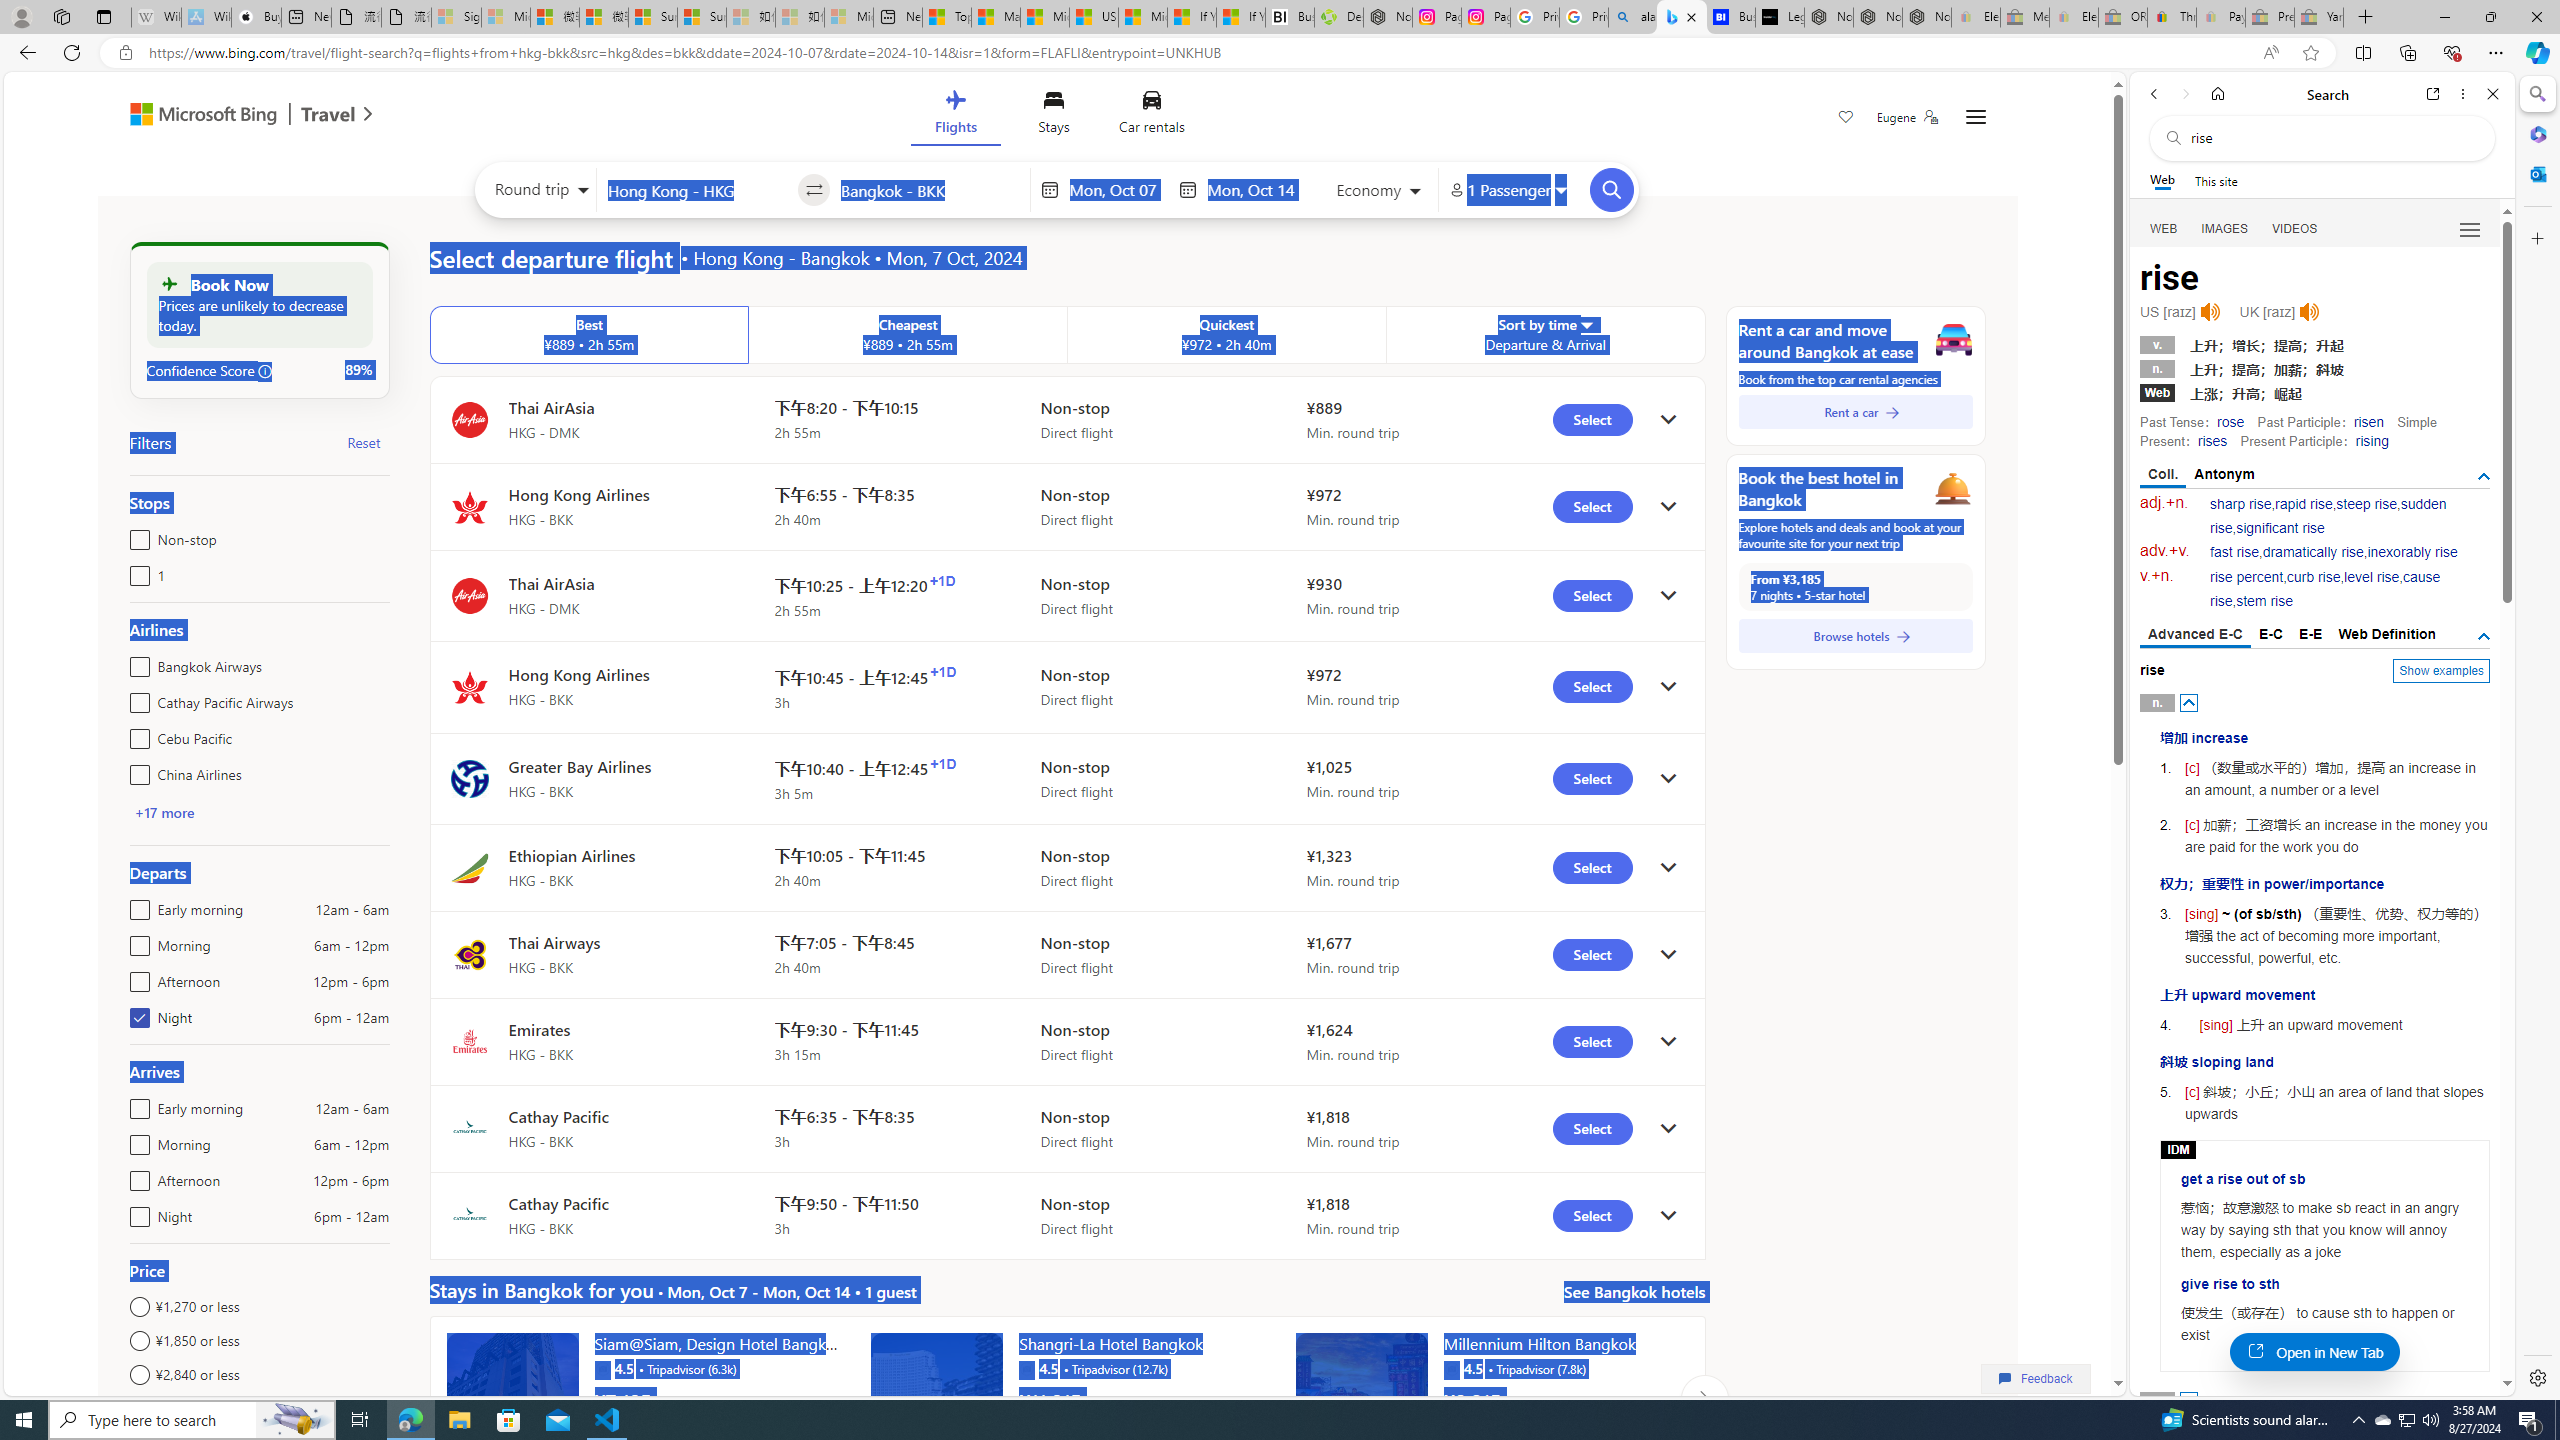 Image resolution: width=2560 pixels, height=1440 pixels. What do you see at coordinates (1855, 410) in the screenshot?
I see `'Rent a car'` at bounding box center [1855, 410].